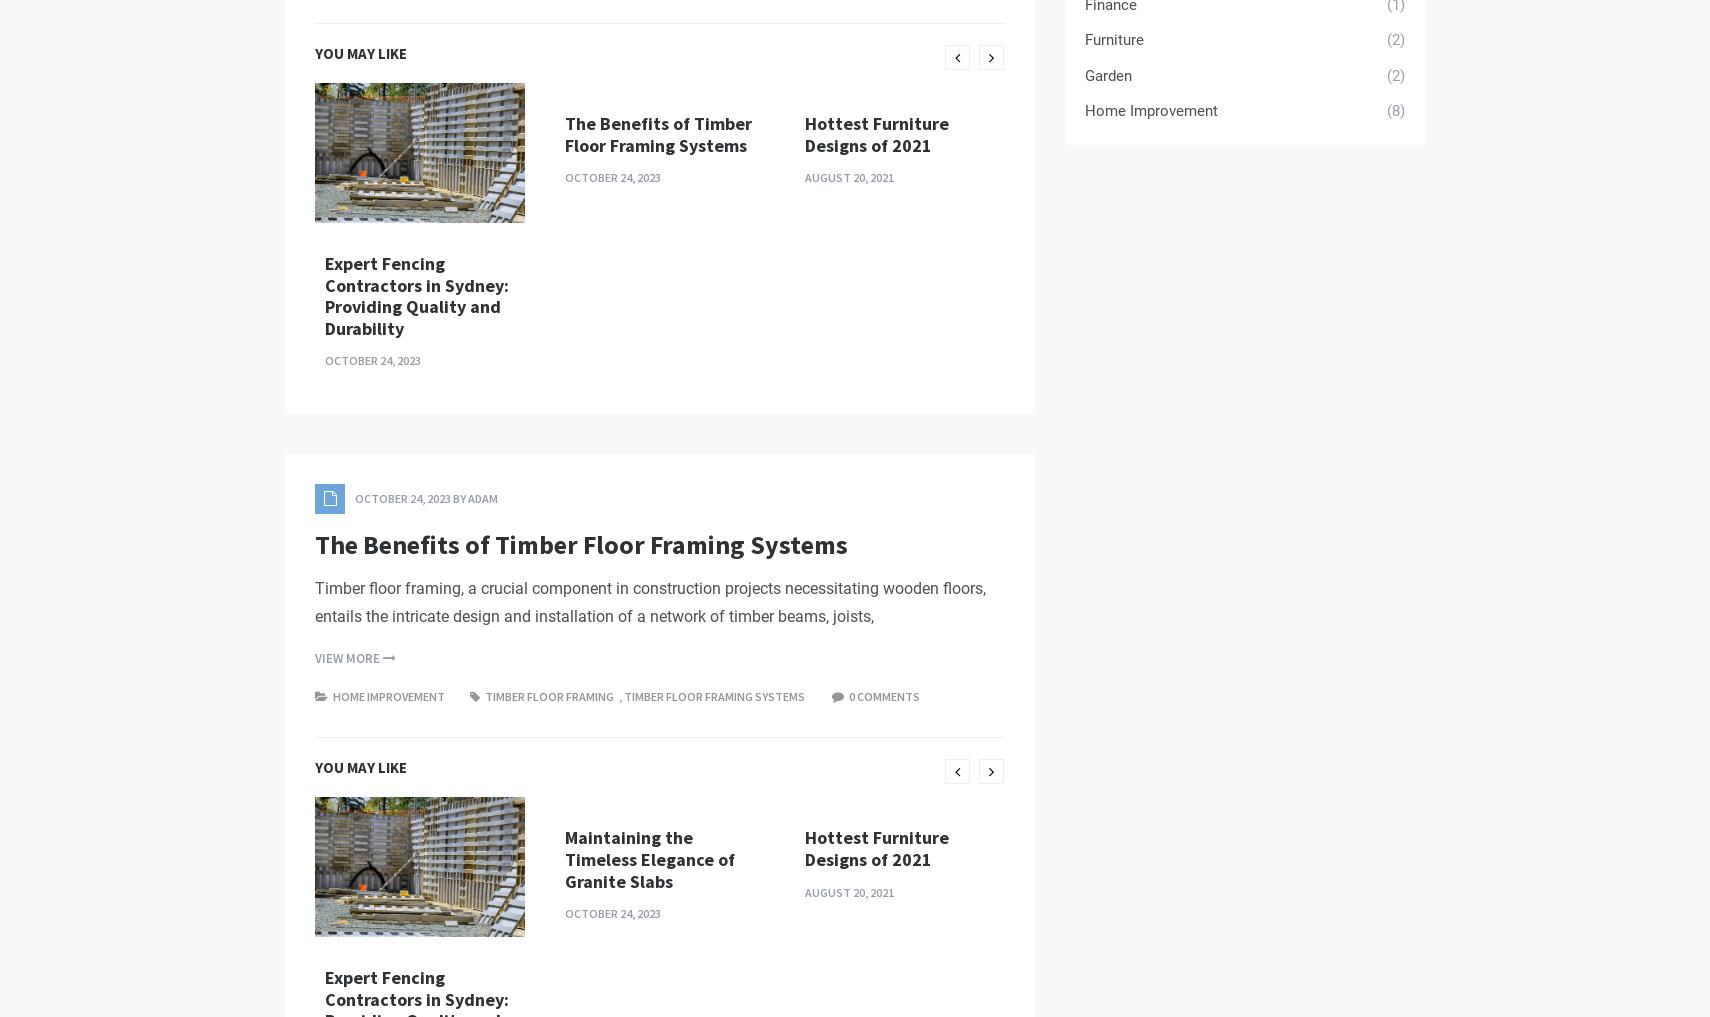 The width and height of the screenshot is (1710, 1017). Describe the element at coordinates (805, 474) in the screenshot. I see `'Hottest Furniture Designs of 2021'` at that location.